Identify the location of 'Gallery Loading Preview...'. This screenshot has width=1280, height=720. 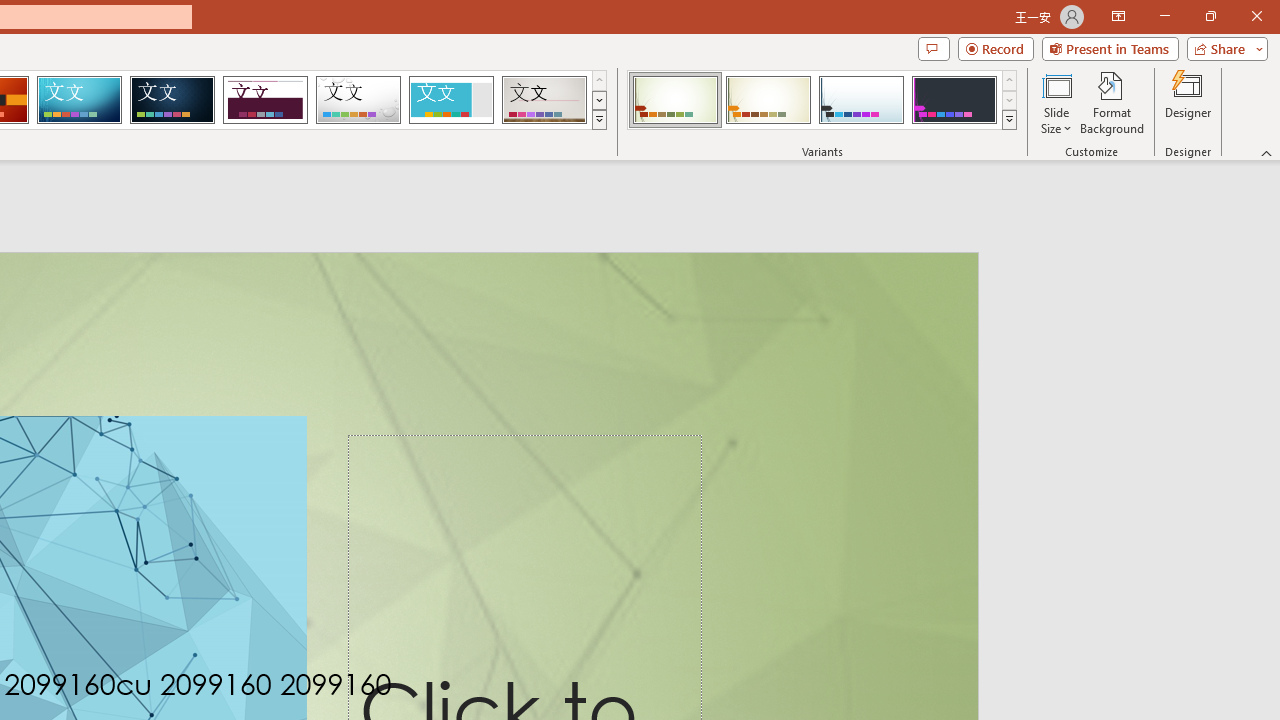
(544, 100).